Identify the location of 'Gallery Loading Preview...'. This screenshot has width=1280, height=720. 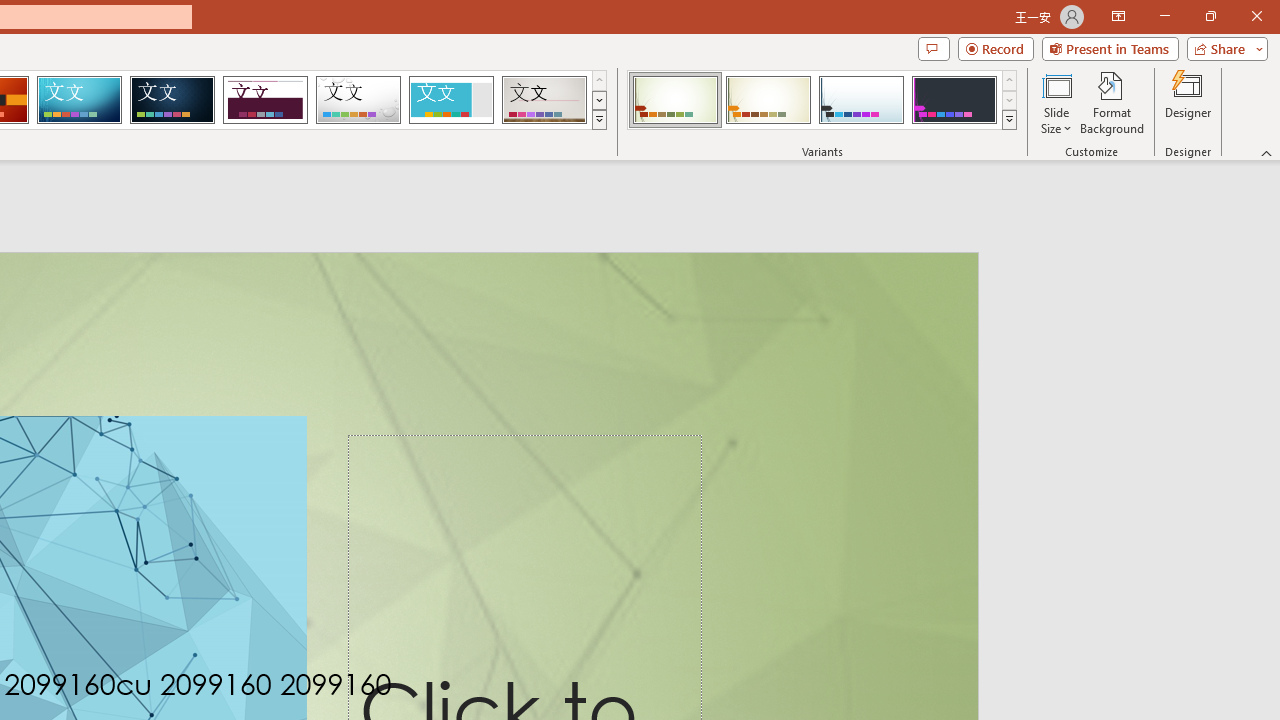
(544, 100).